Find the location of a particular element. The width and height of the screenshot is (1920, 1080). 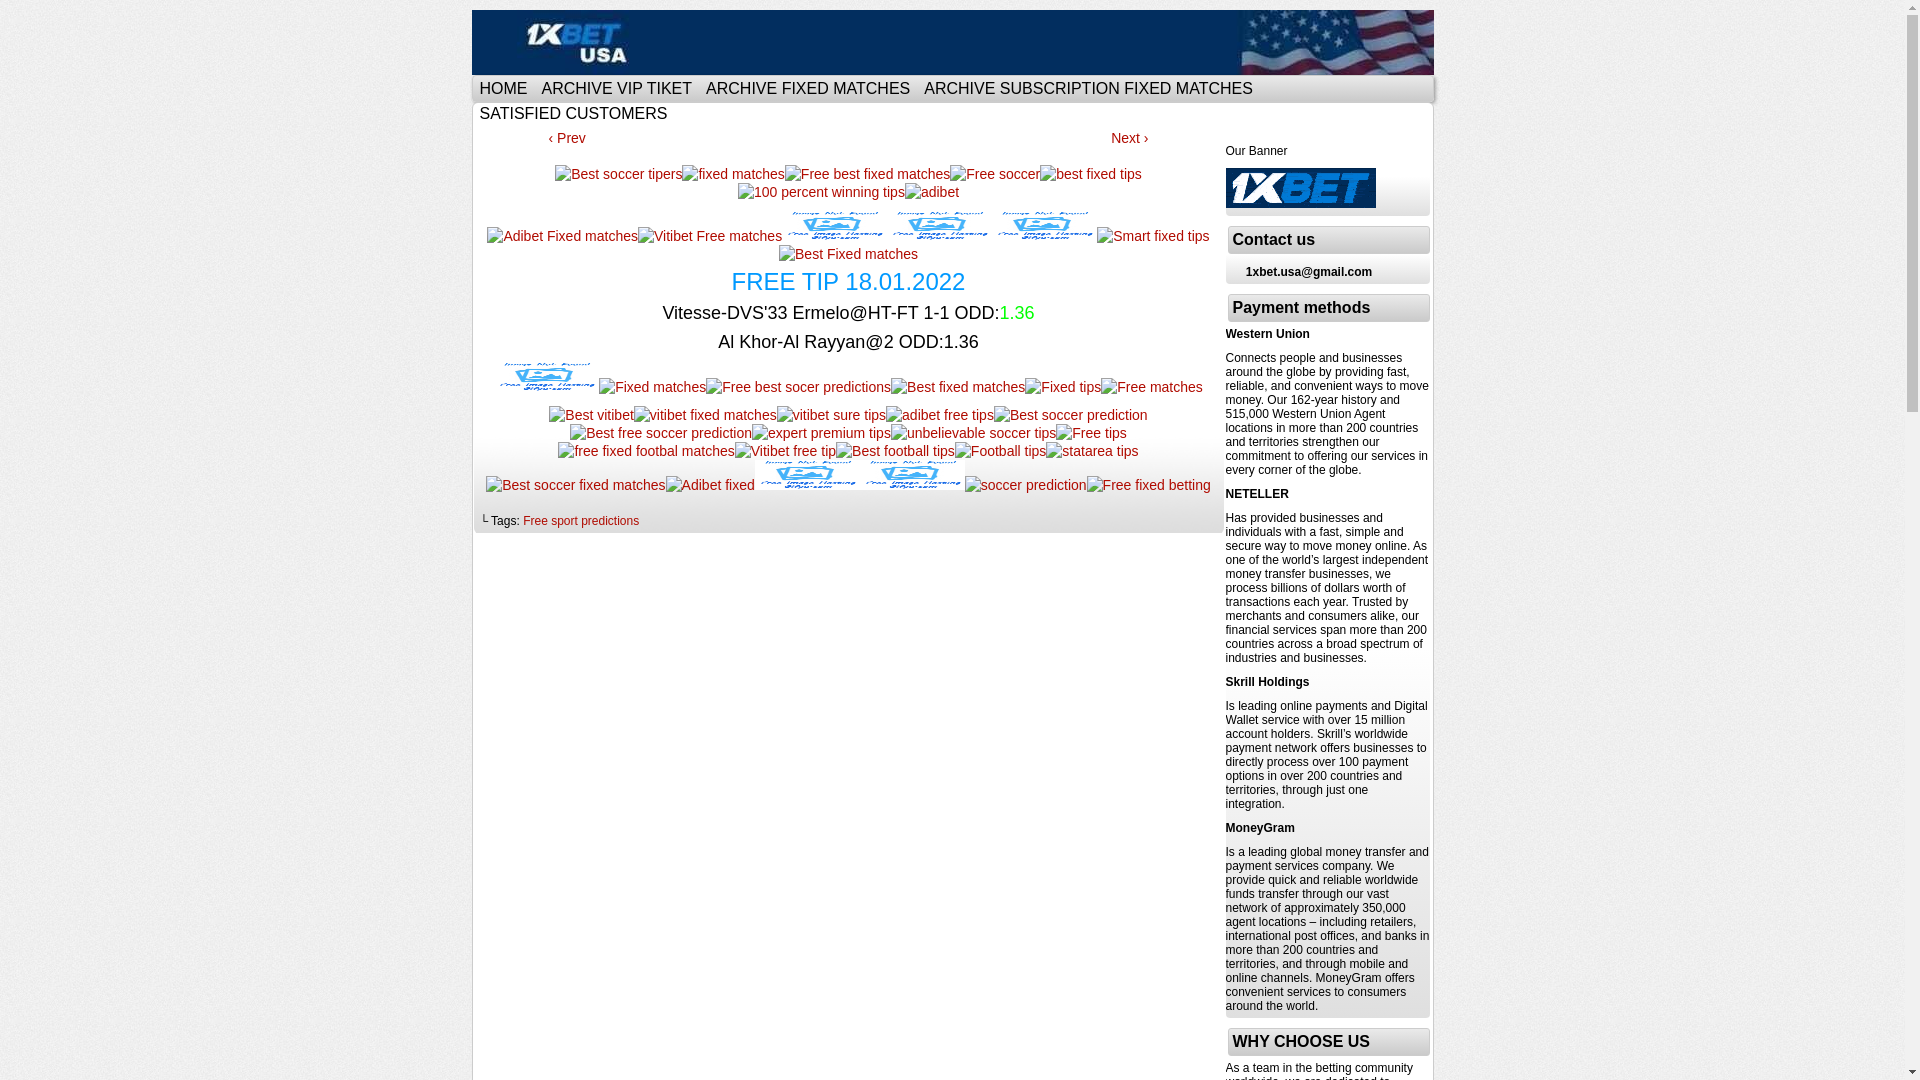

'ARCHIVE SUBSCRIPTION FIXED MATCHES' is located at coordinates (1087, 87).